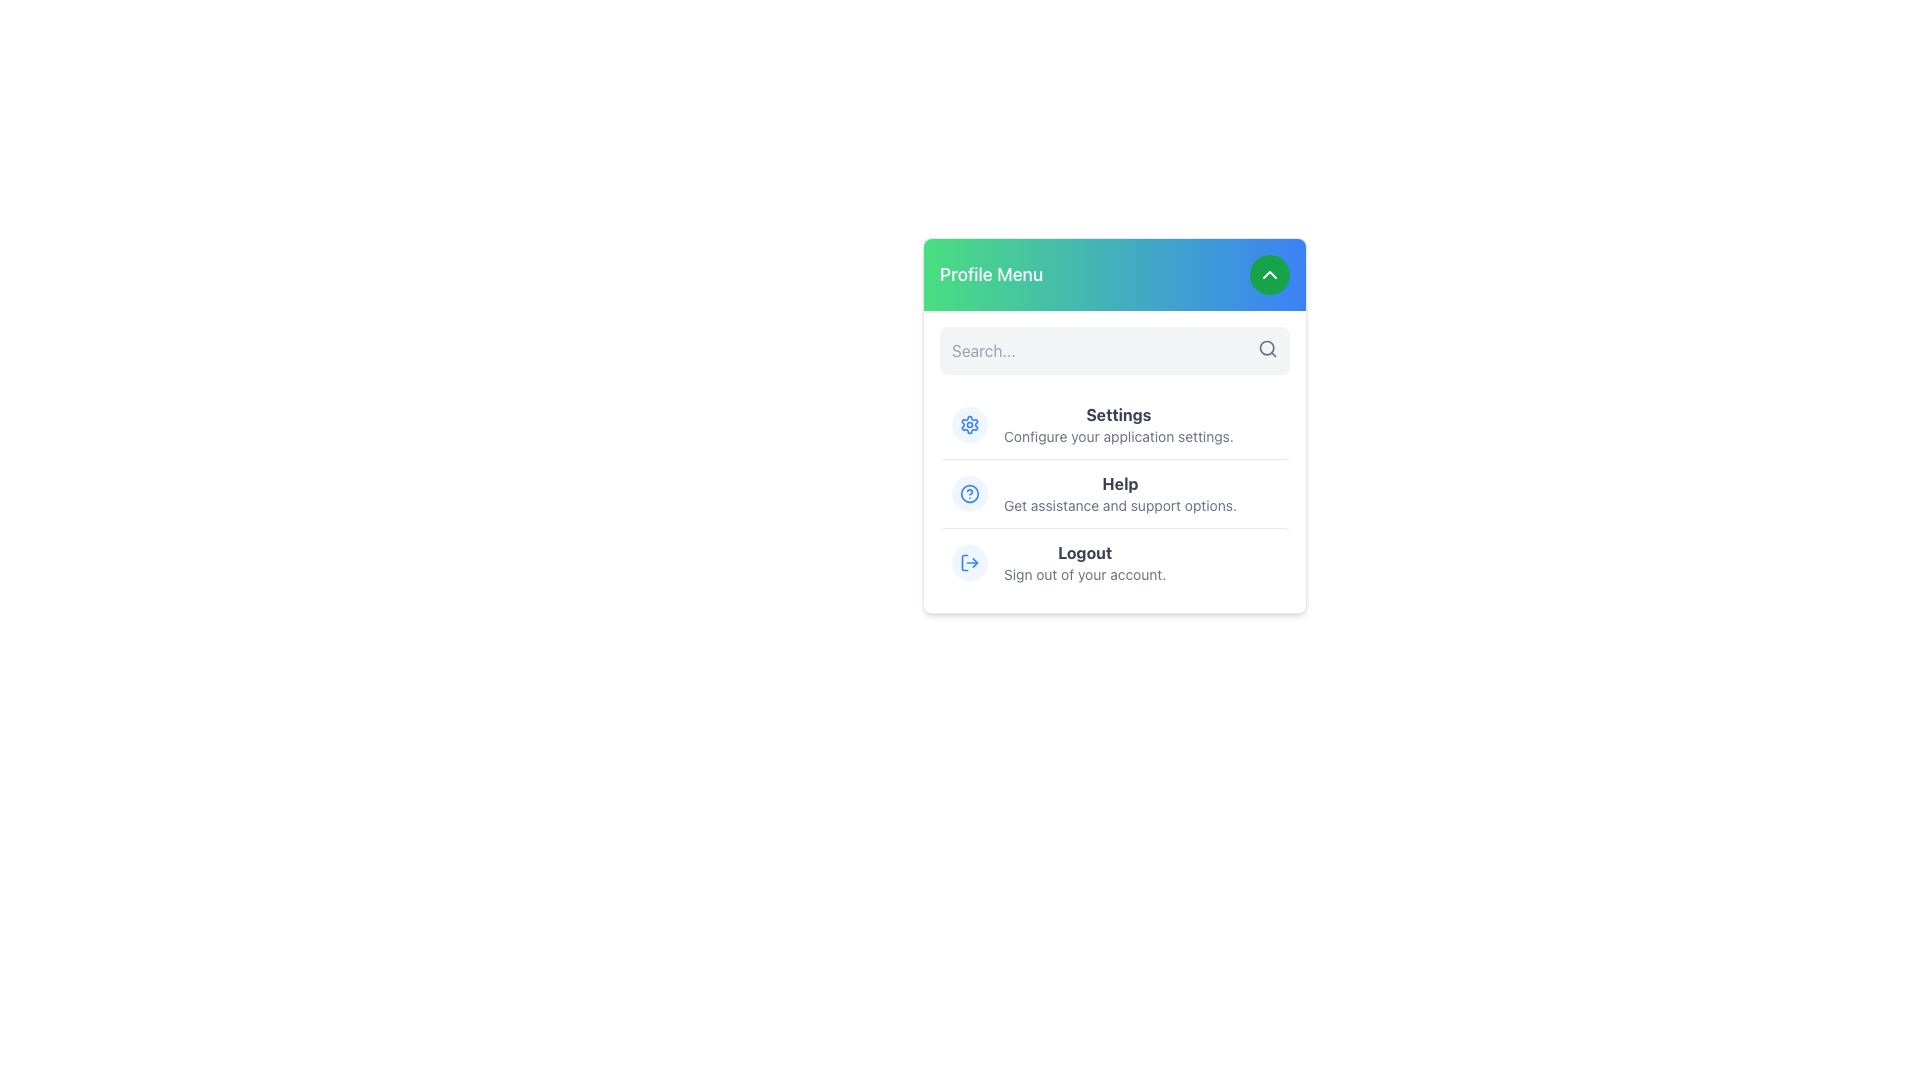  Describe the element at coordinates (1266, 347) in the screenshot. I see `the search icon located to the right of the search input field to focus on the adjacent input for text entry` at that location.